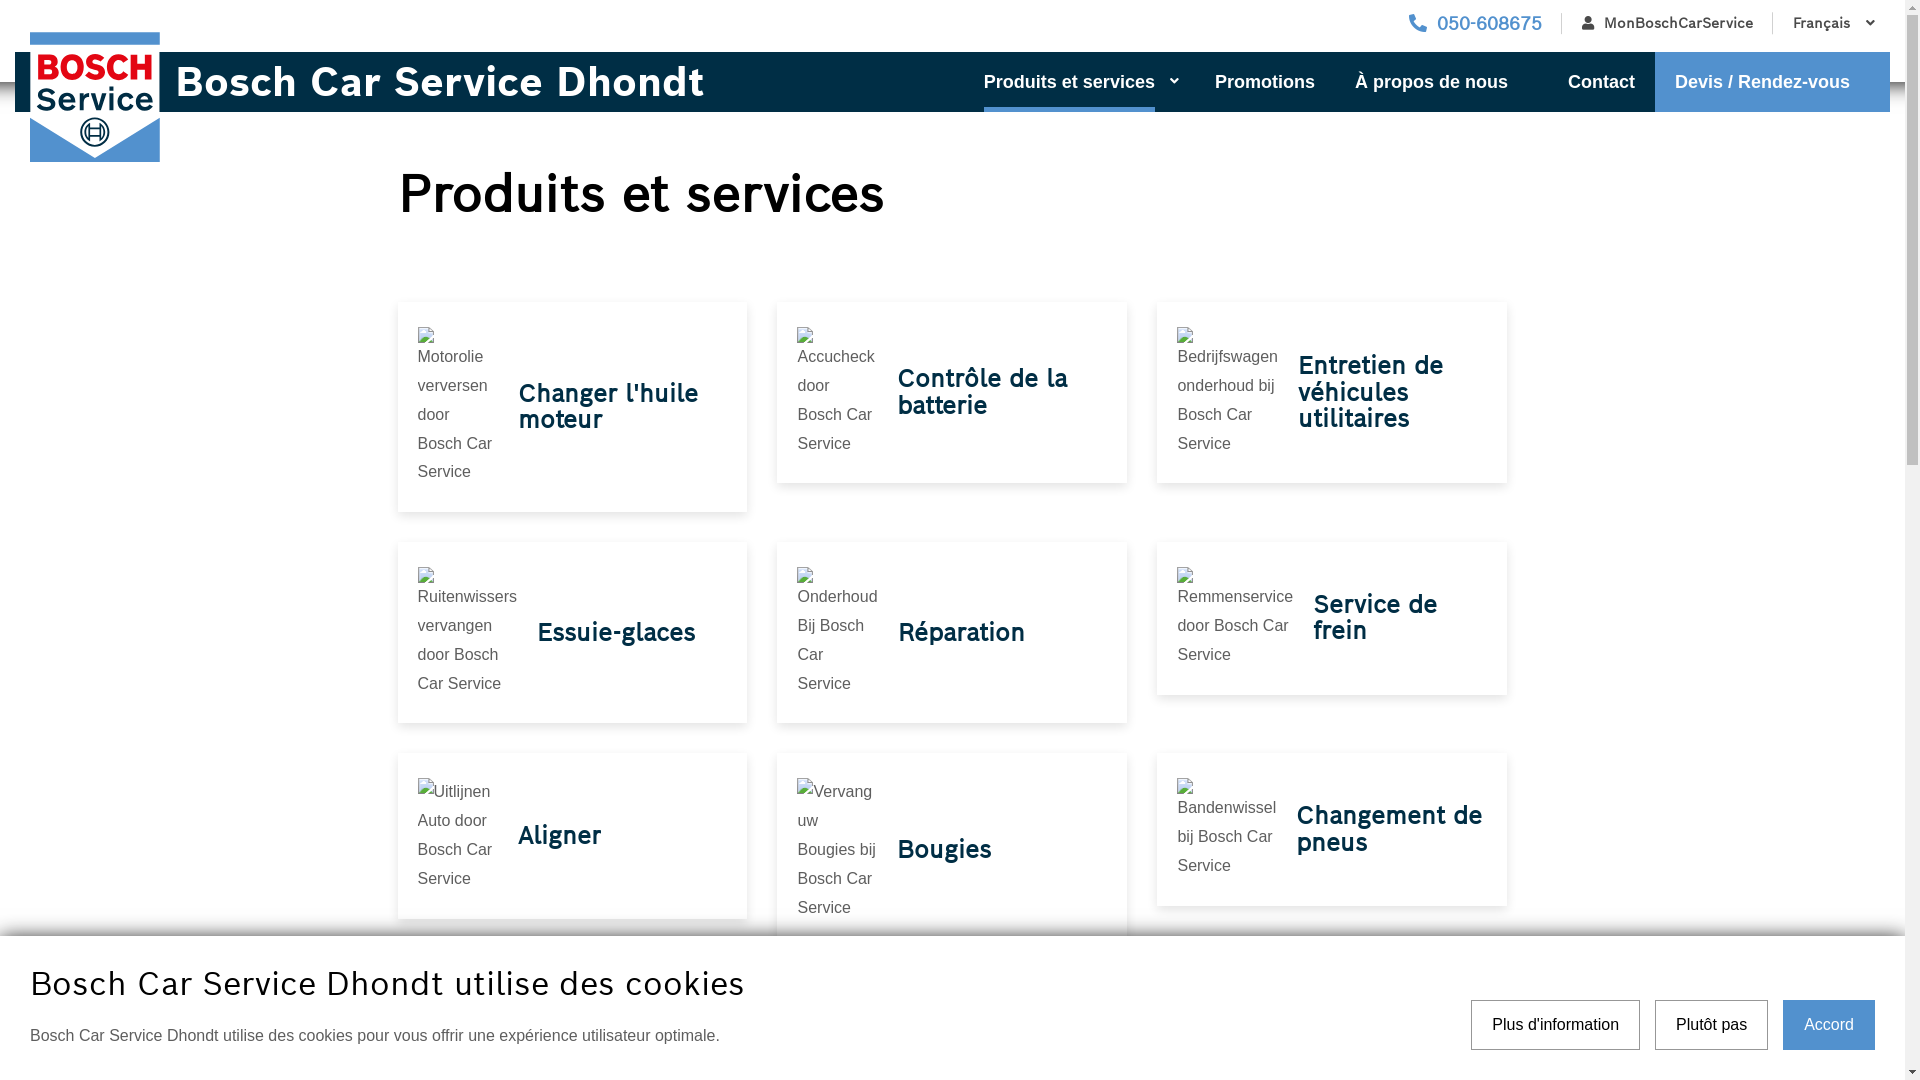  Describe the element at coordinates (1475, 23) in the screenshot. I see `'050-608675'` at that location.